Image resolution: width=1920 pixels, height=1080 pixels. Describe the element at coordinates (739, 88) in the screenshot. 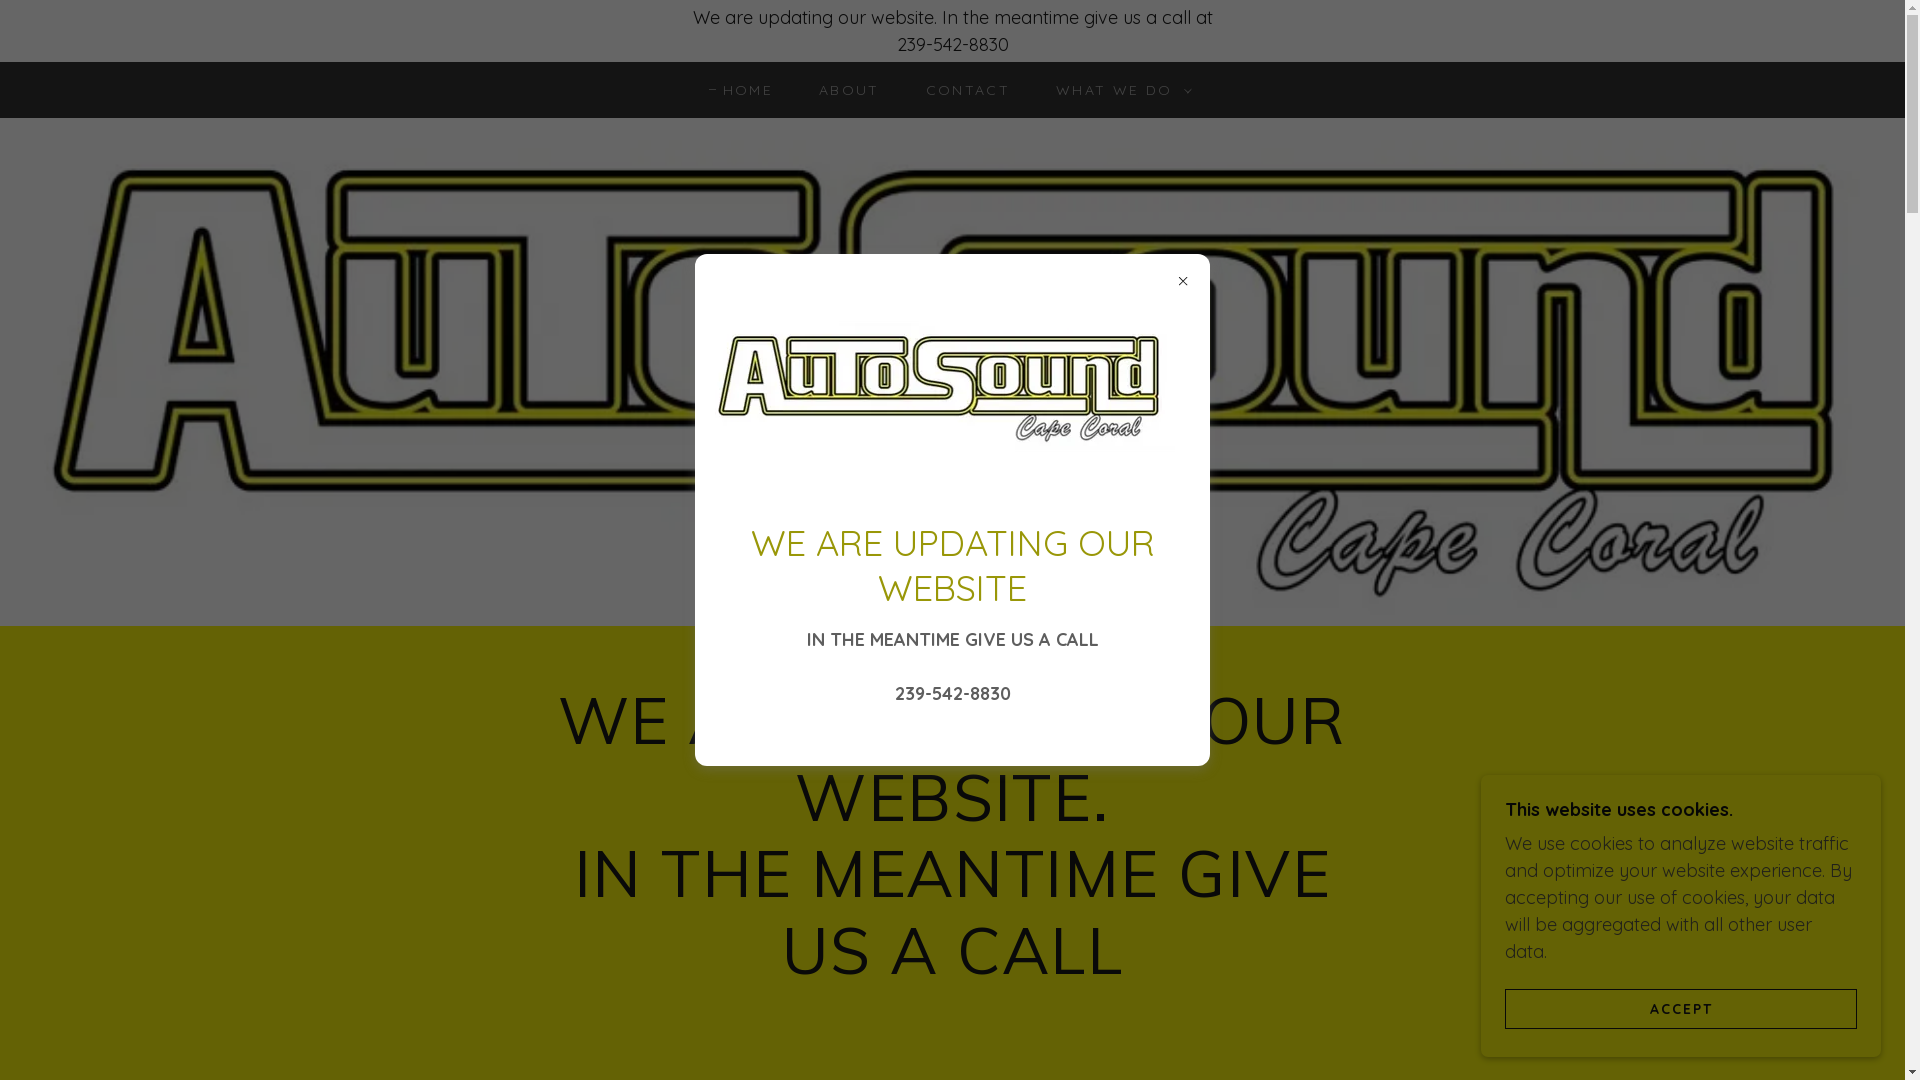

I see `'HOME'` at that location.